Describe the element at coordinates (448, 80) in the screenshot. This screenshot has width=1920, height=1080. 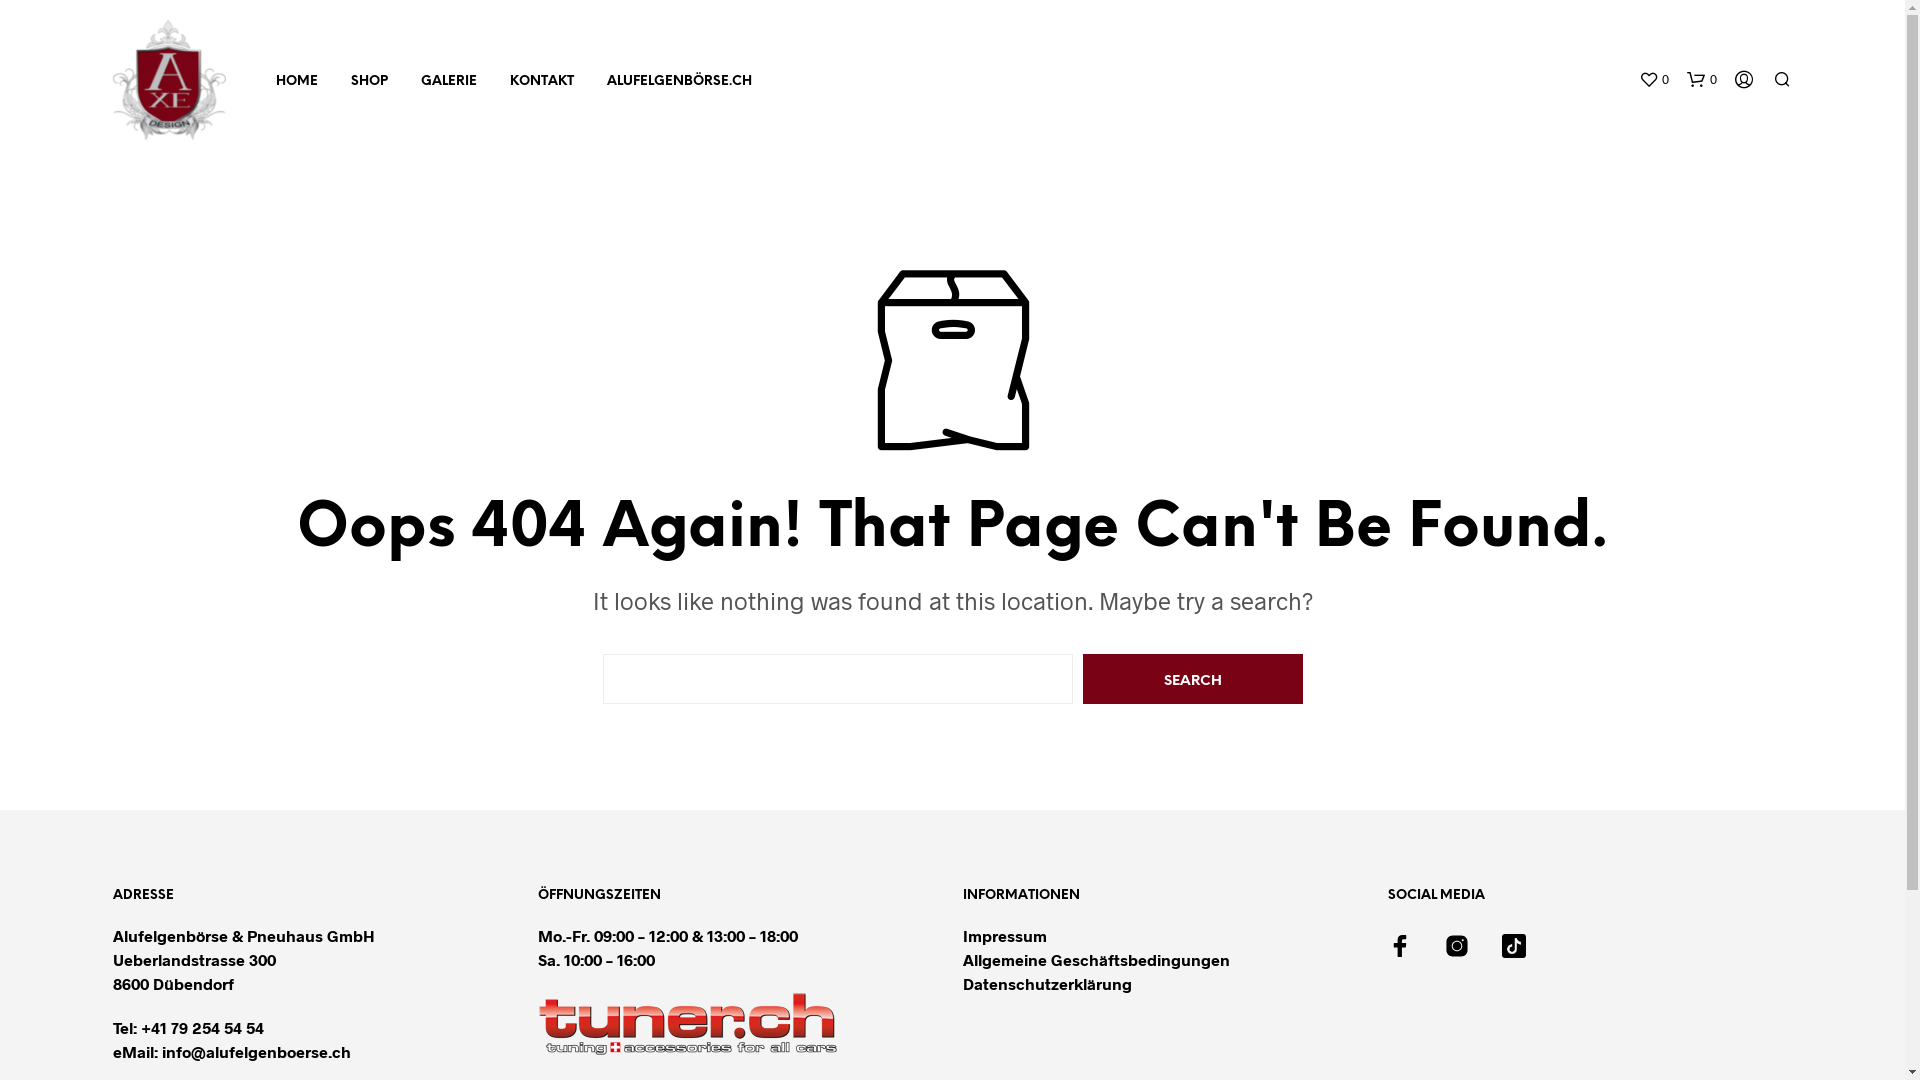
I see `'GALERIE'` at that location.